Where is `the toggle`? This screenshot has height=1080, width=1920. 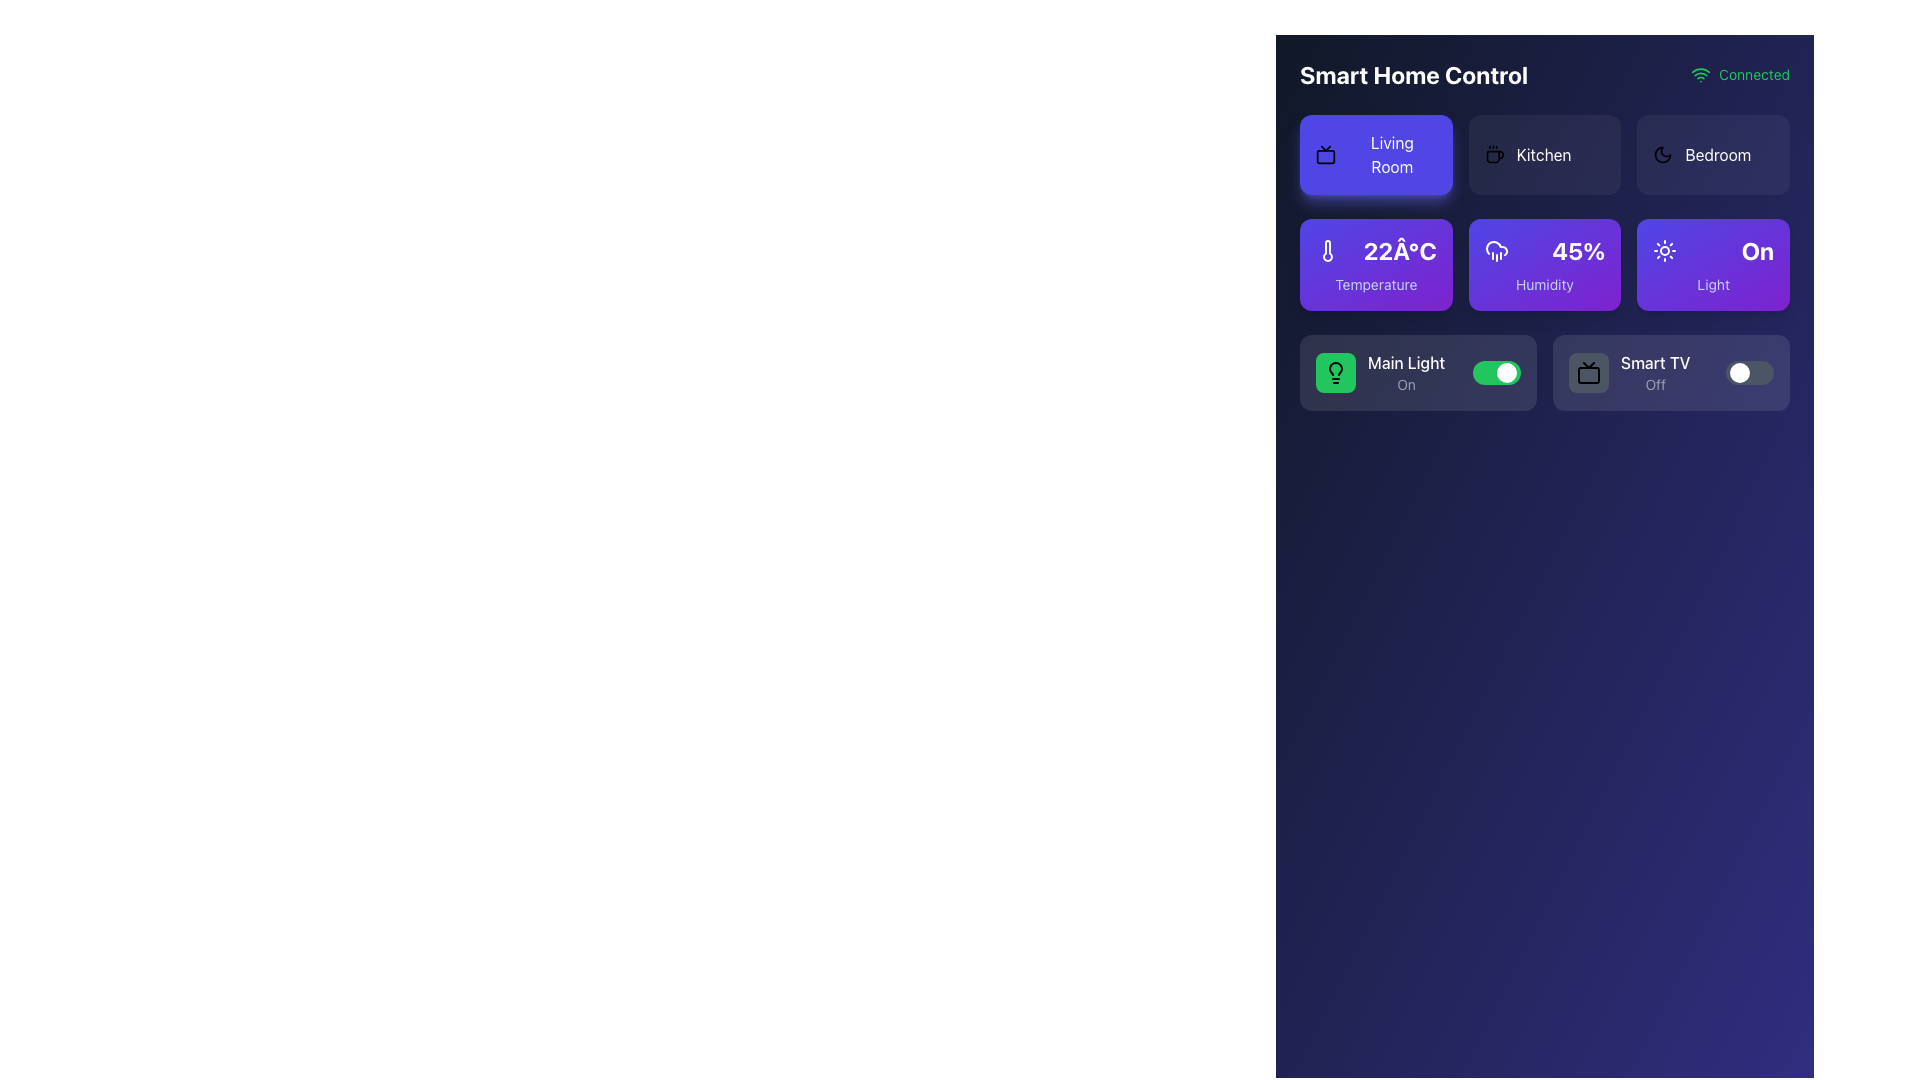
the toggle is located at coordinates (1728, 373).